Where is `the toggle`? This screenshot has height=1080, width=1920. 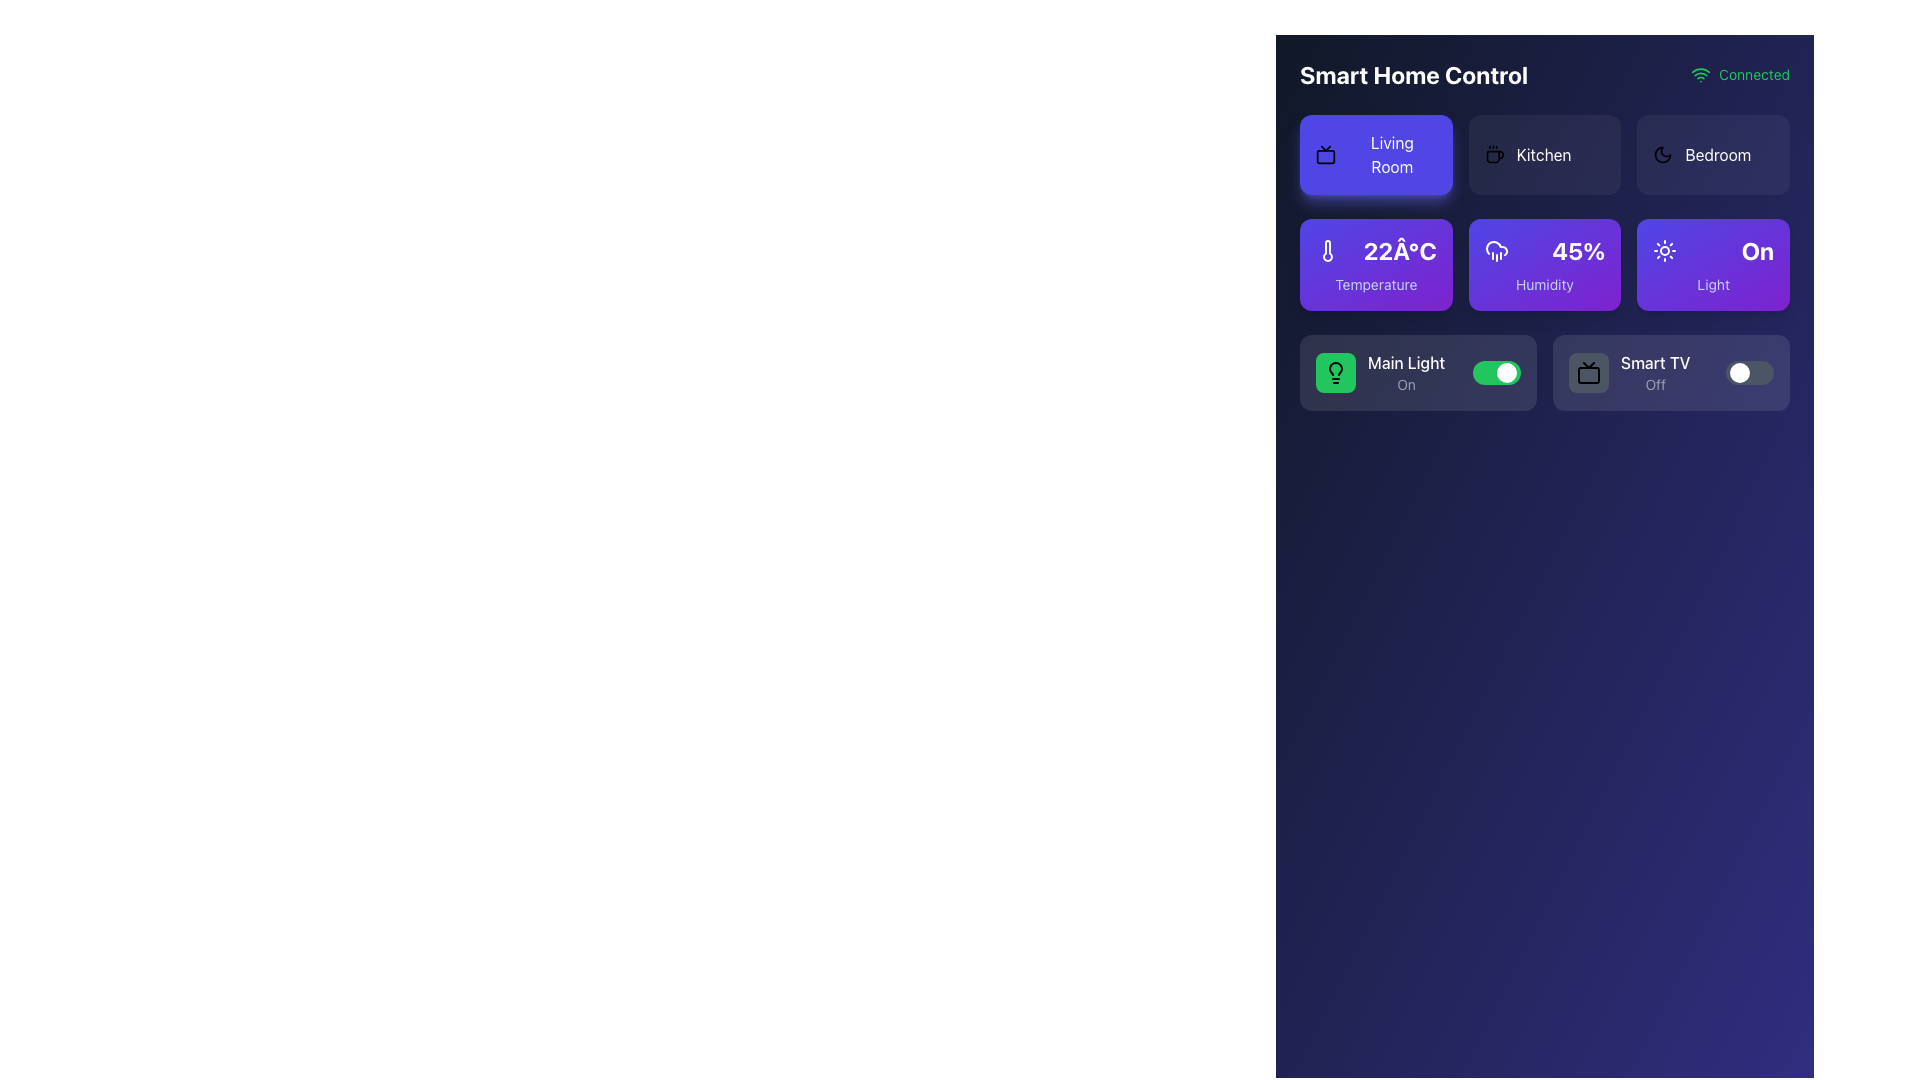
the toggle is located at coordinates (1728, 373).